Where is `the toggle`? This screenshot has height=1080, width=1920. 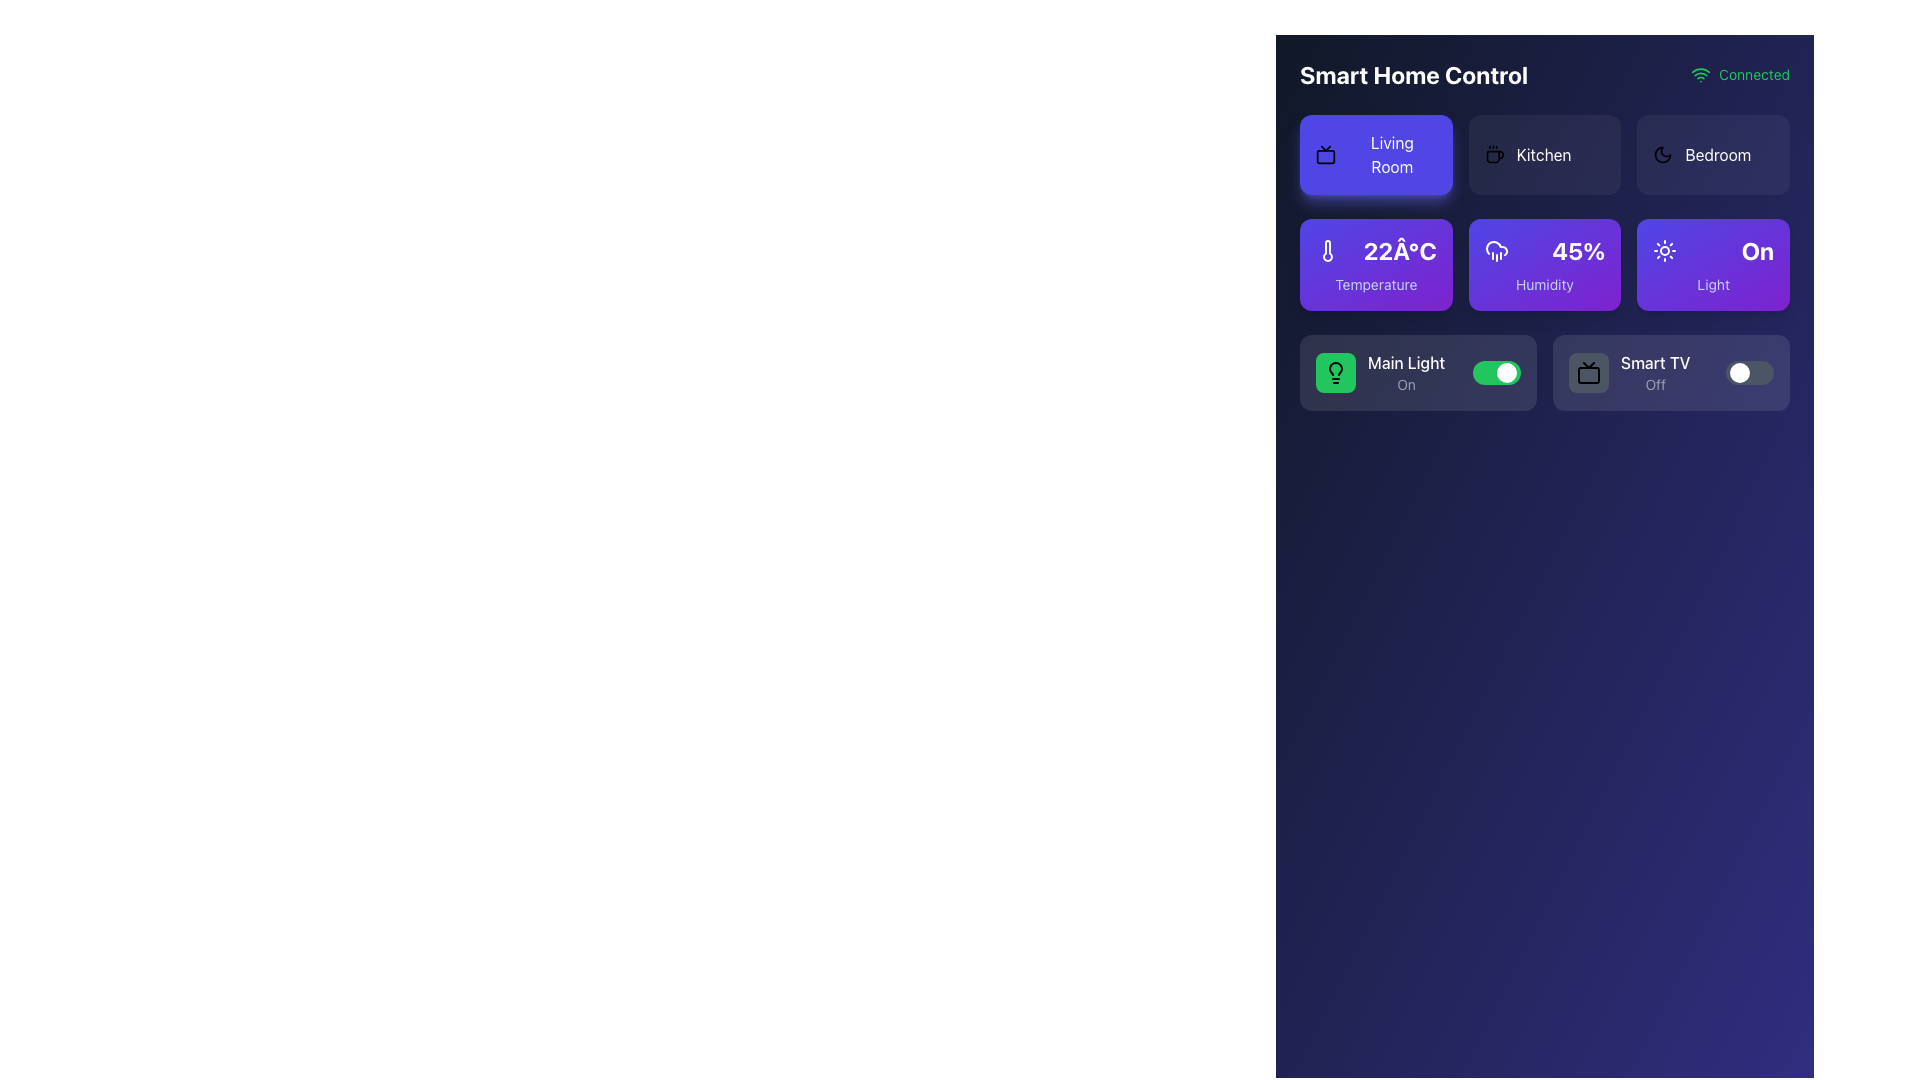
the toggle is located at coordinates (1728, 373).